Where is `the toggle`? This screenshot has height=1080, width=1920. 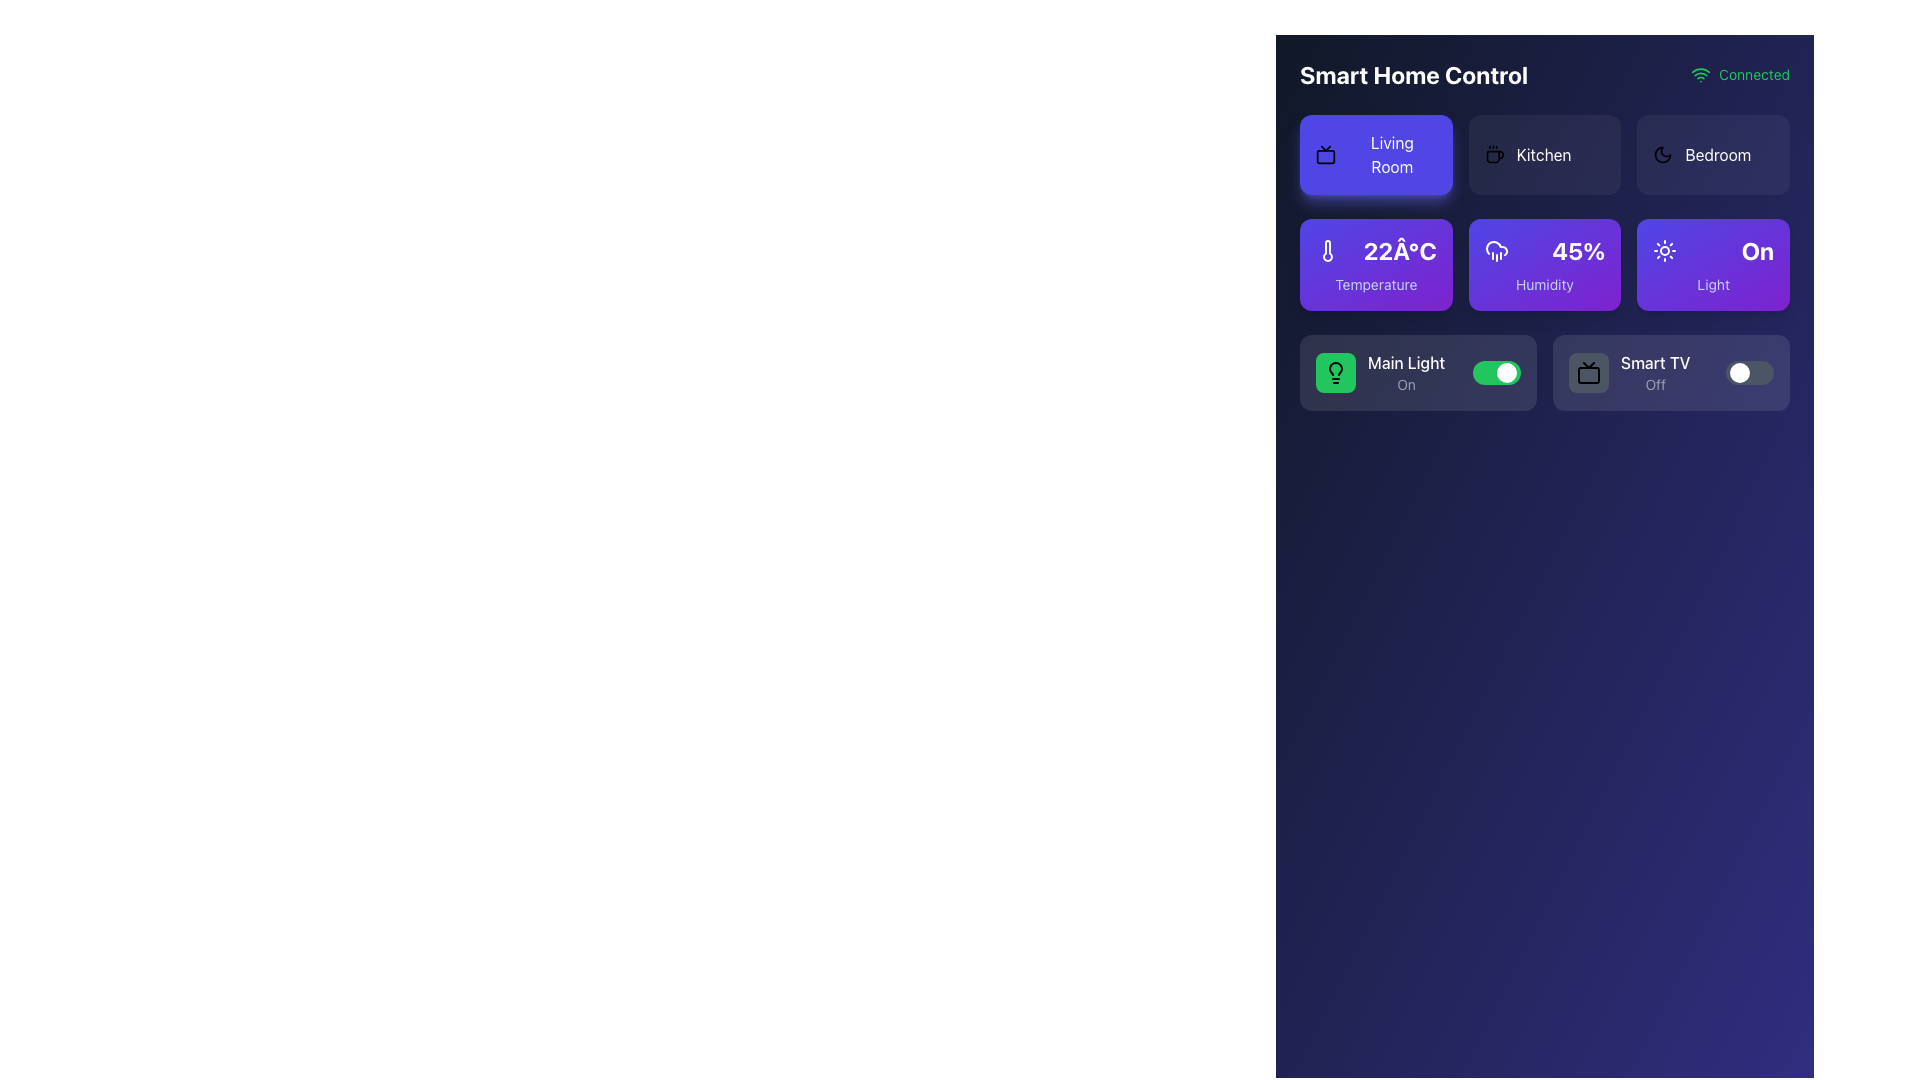
the toggle is located at coordinates (1728, 373).